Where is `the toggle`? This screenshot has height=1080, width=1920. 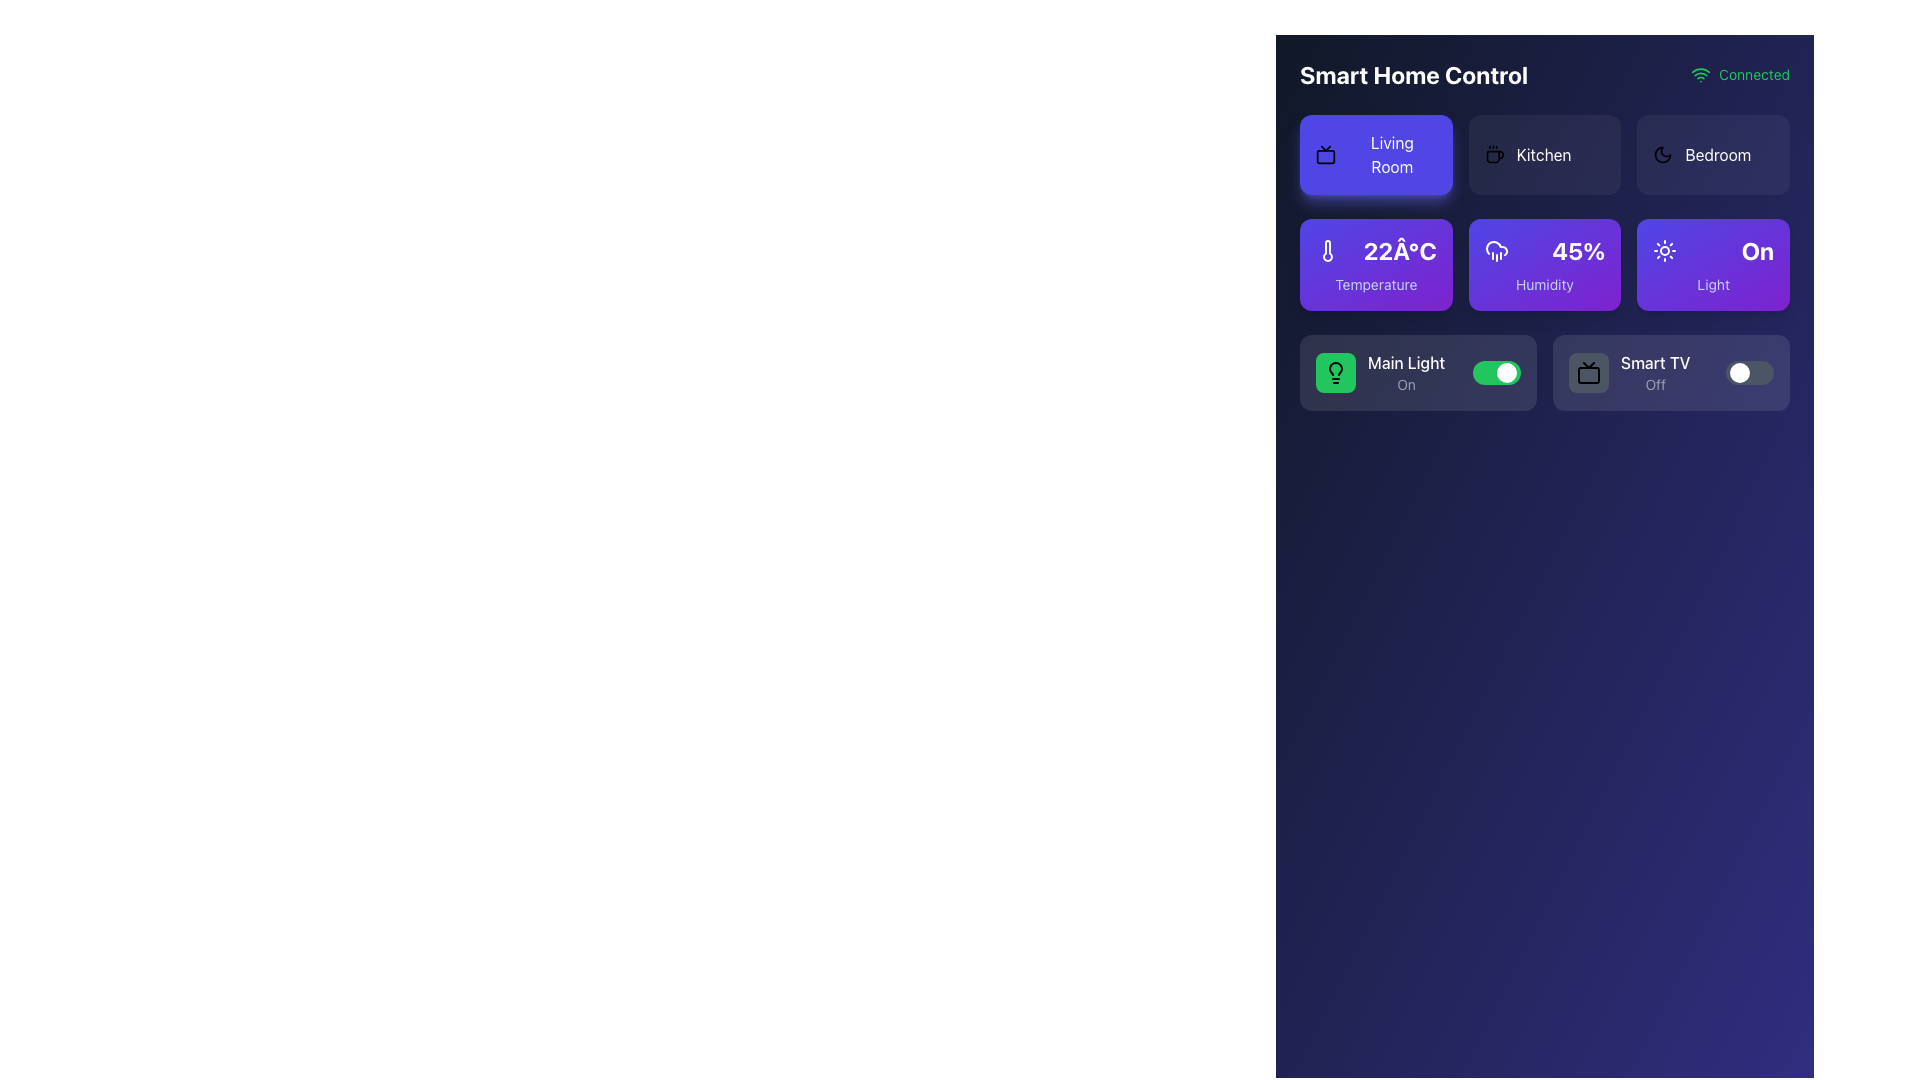
the toggle is located at coordinates (1728, 373).